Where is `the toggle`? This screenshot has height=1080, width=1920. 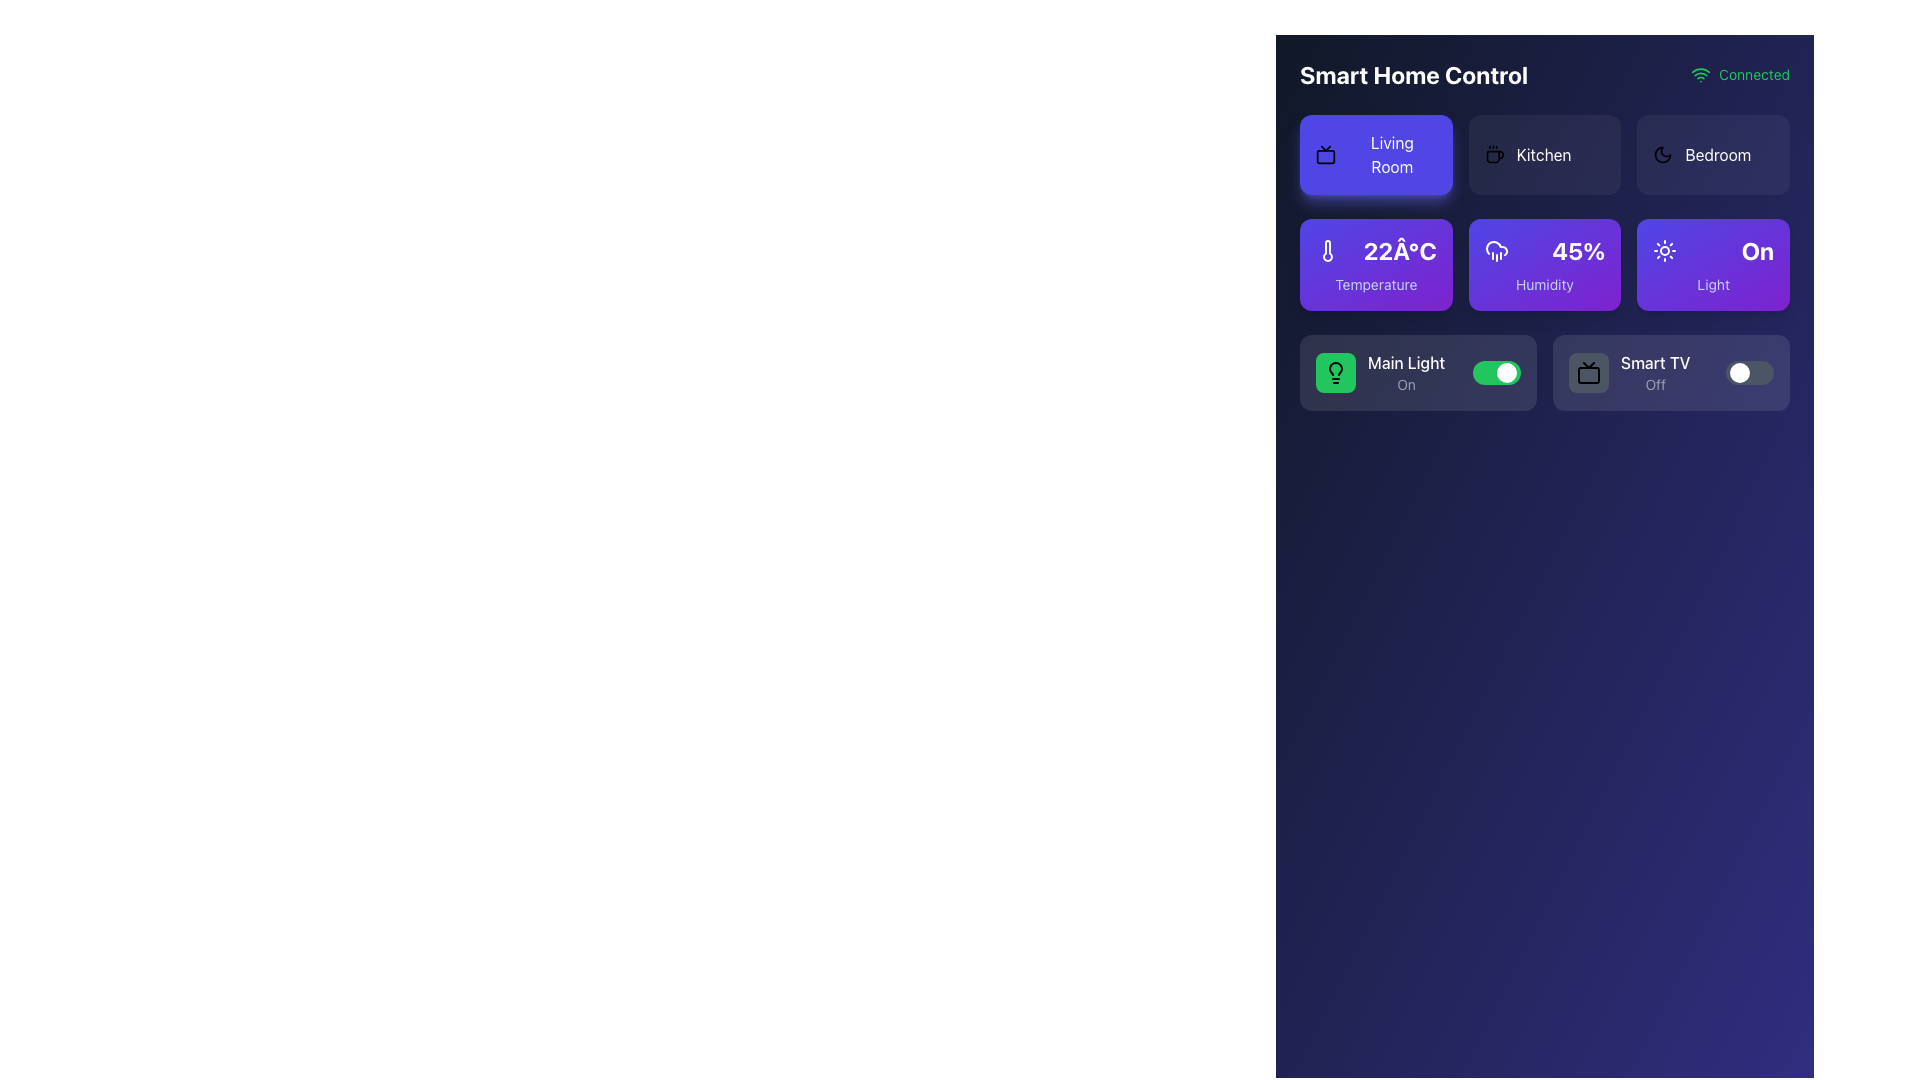
the toggle is located at coordinates (1728, 373).